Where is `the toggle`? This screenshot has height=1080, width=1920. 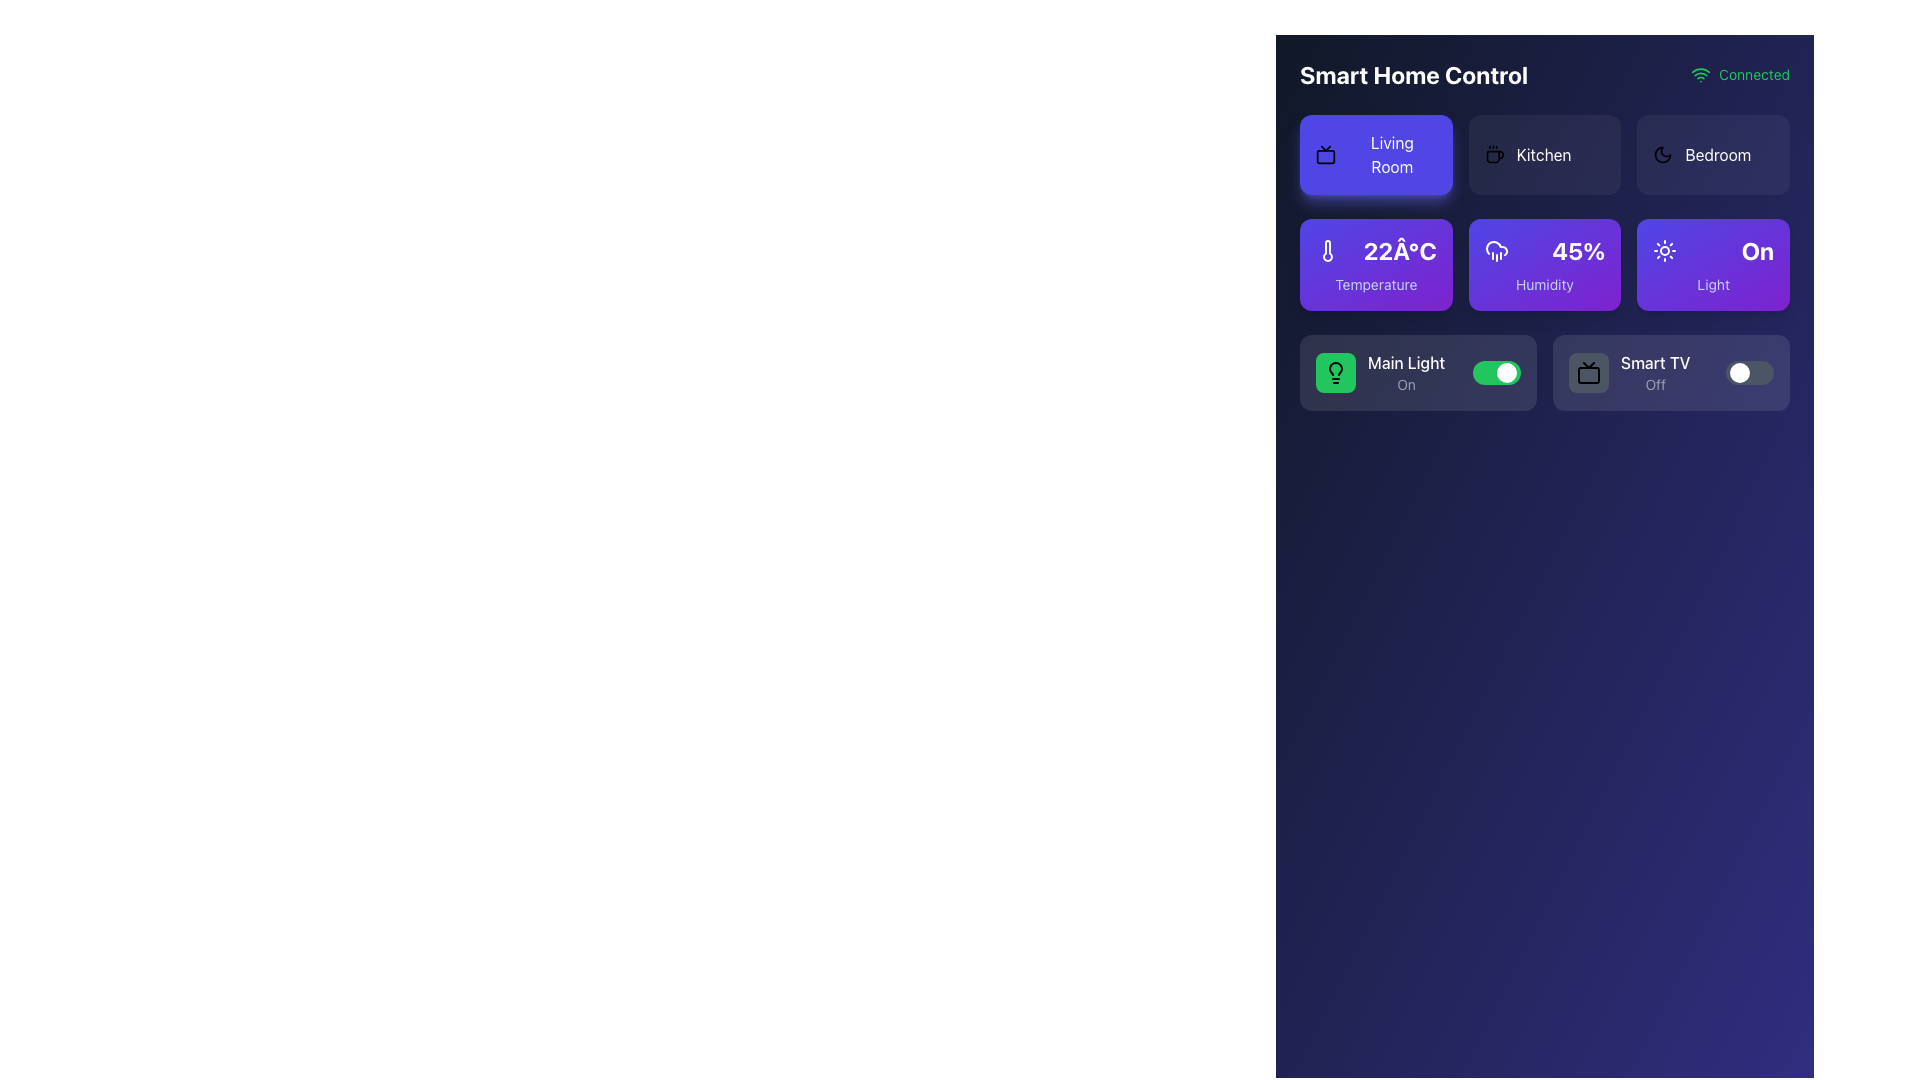
the toggle is located at coordinates (1728, 373).